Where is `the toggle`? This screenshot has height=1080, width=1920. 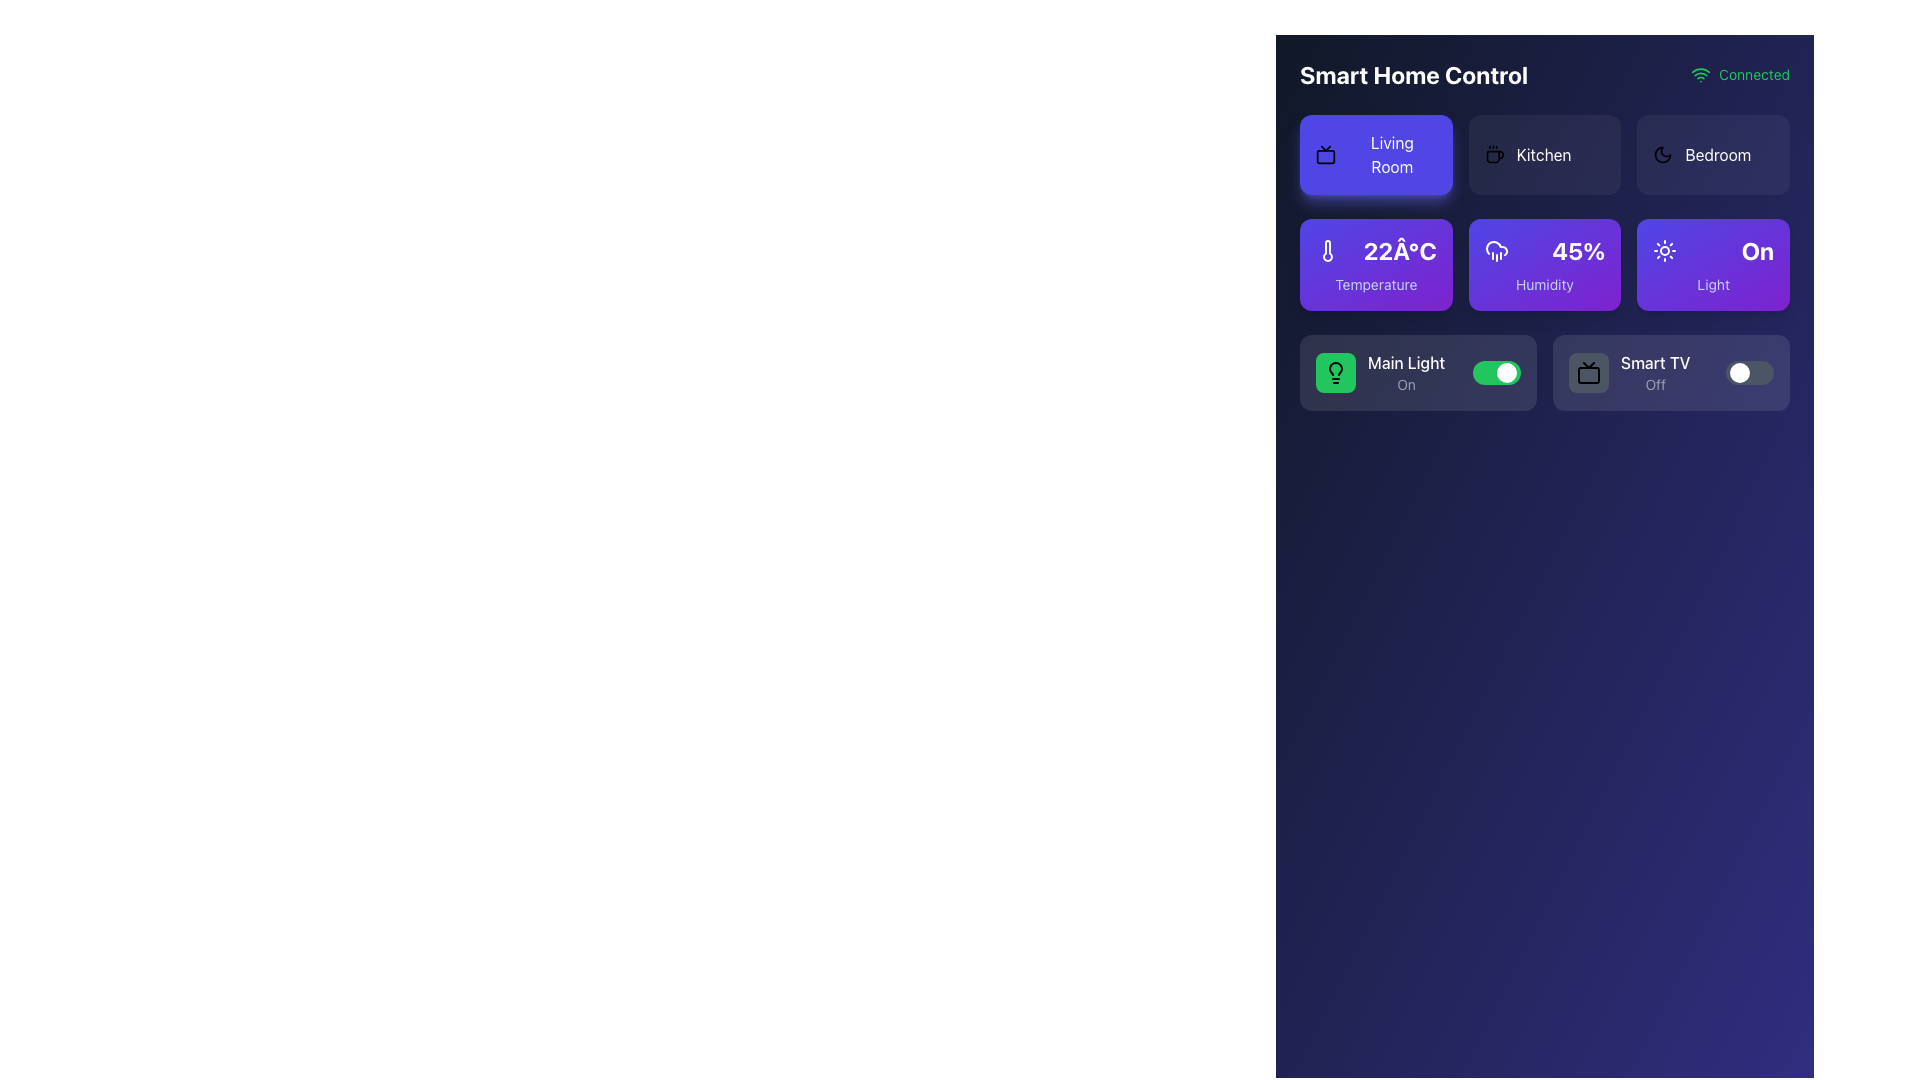
the toggle is located at coordinates (1728, 373).